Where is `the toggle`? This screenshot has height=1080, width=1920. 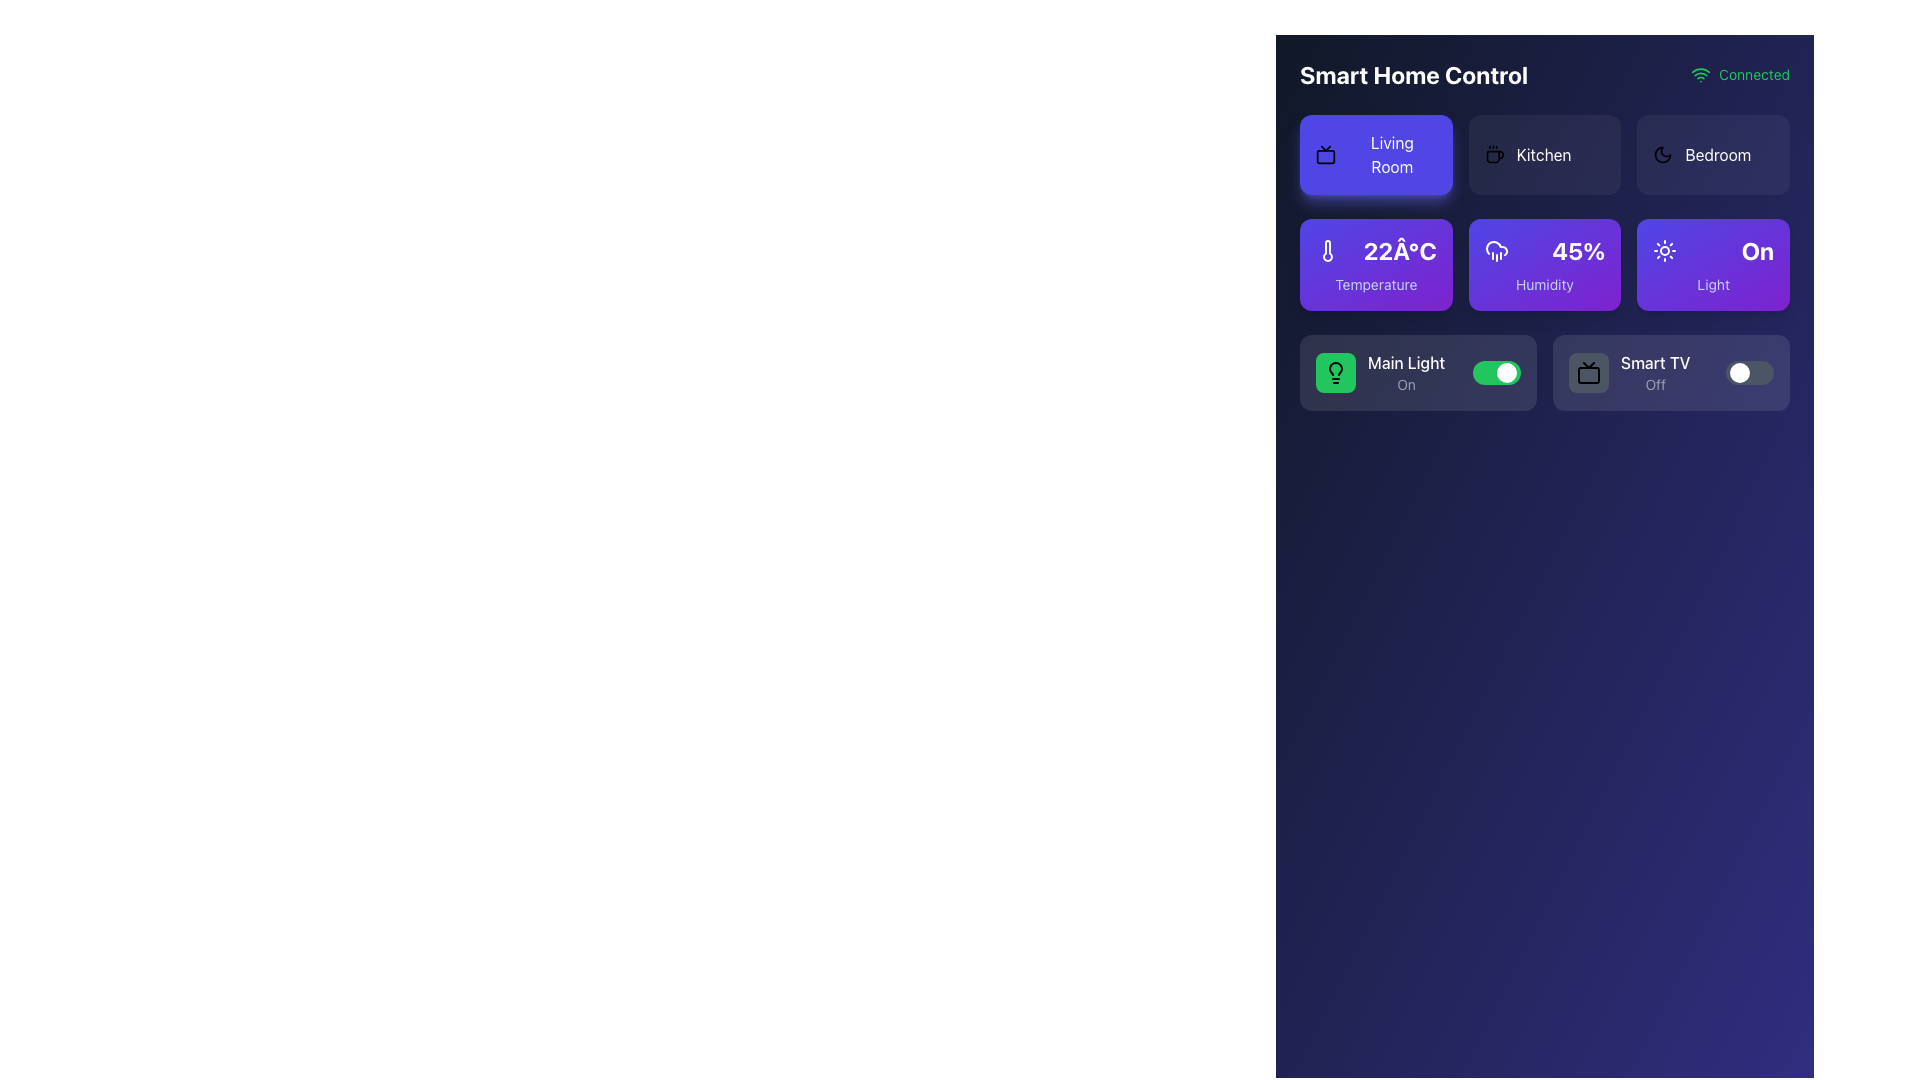
the toggle is located at coordinates (1728, 373).